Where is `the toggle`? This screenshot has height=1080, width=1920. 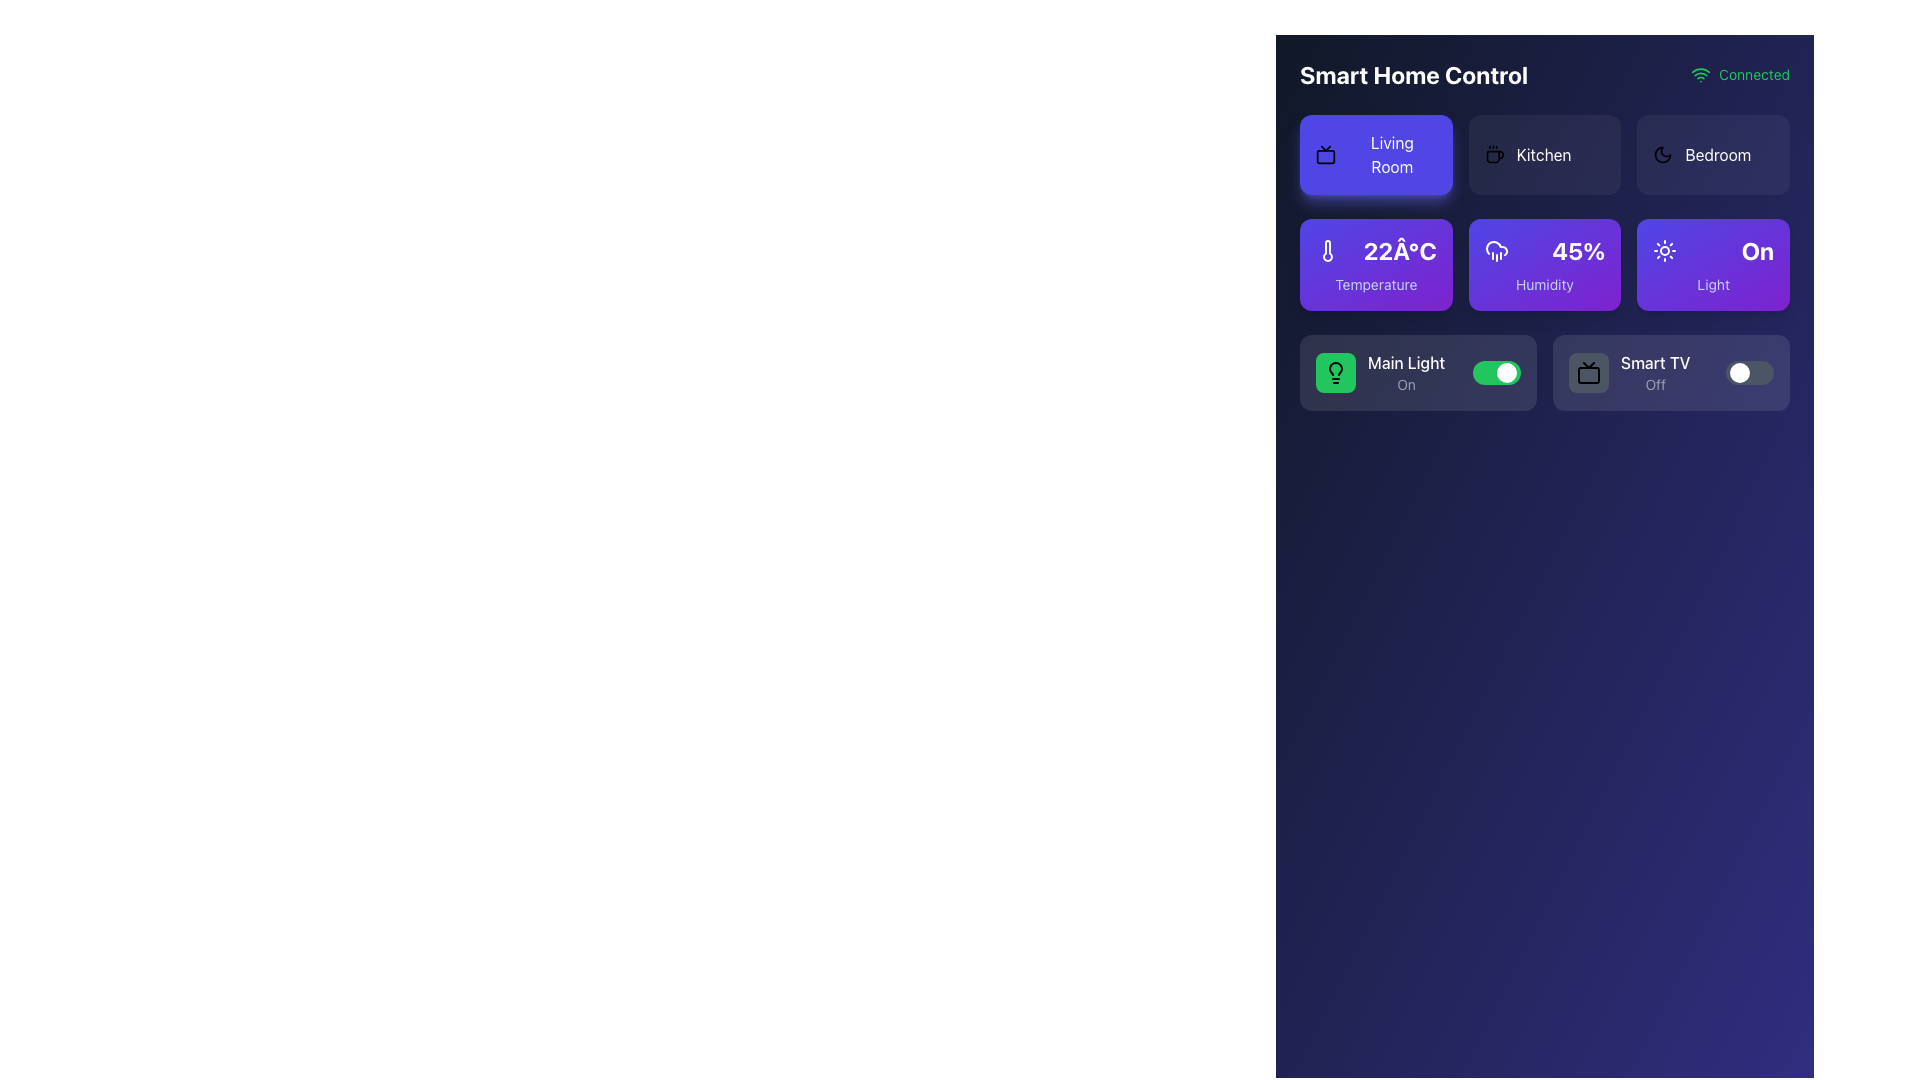
the toggle is located at coordinates (1728, 373).